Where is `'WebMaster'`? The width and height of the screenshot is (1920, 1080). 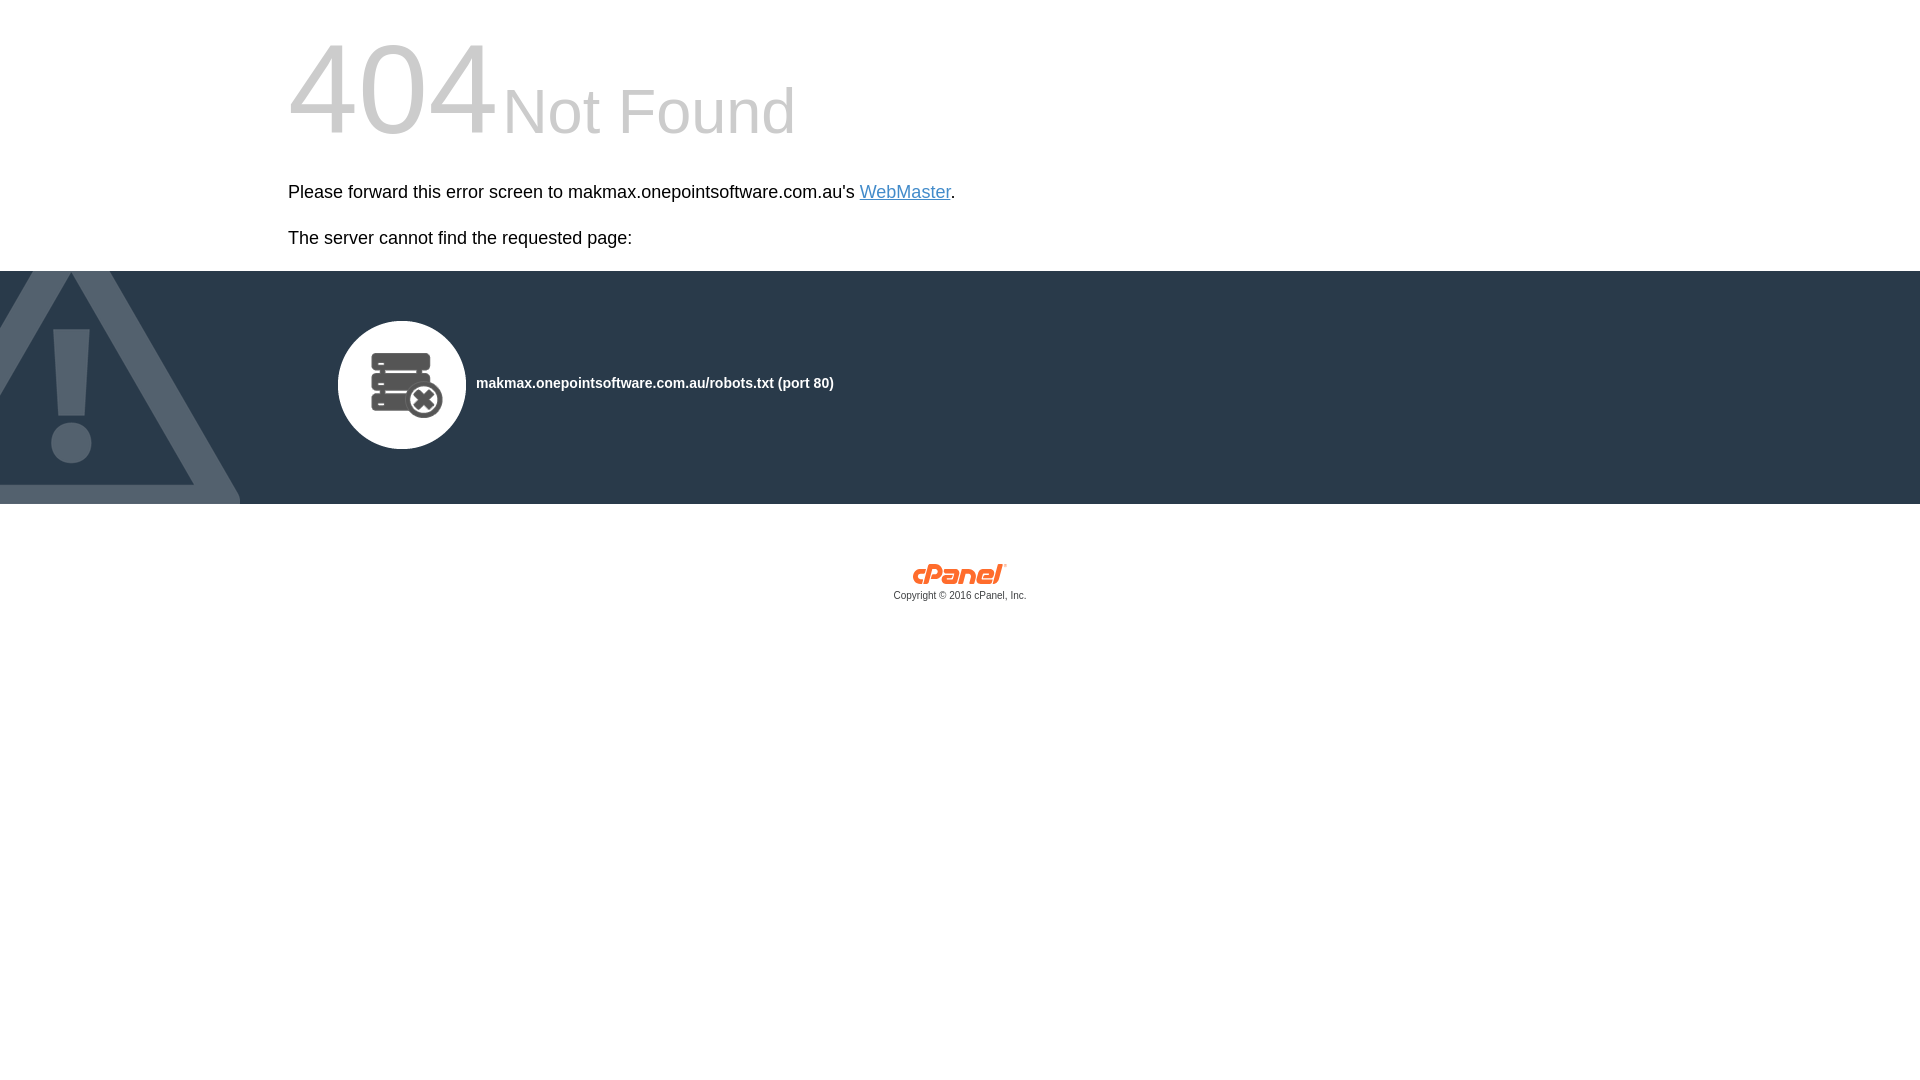
'WebMaster' is located at coordinates (904, 192).